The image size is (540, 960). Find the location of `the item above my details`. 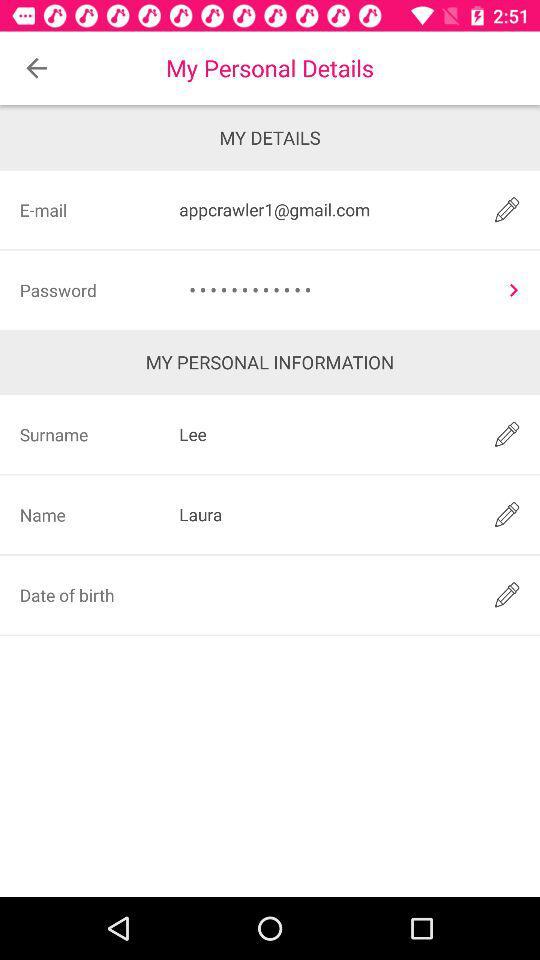

the item above my details is located at coordinates (36, 68).